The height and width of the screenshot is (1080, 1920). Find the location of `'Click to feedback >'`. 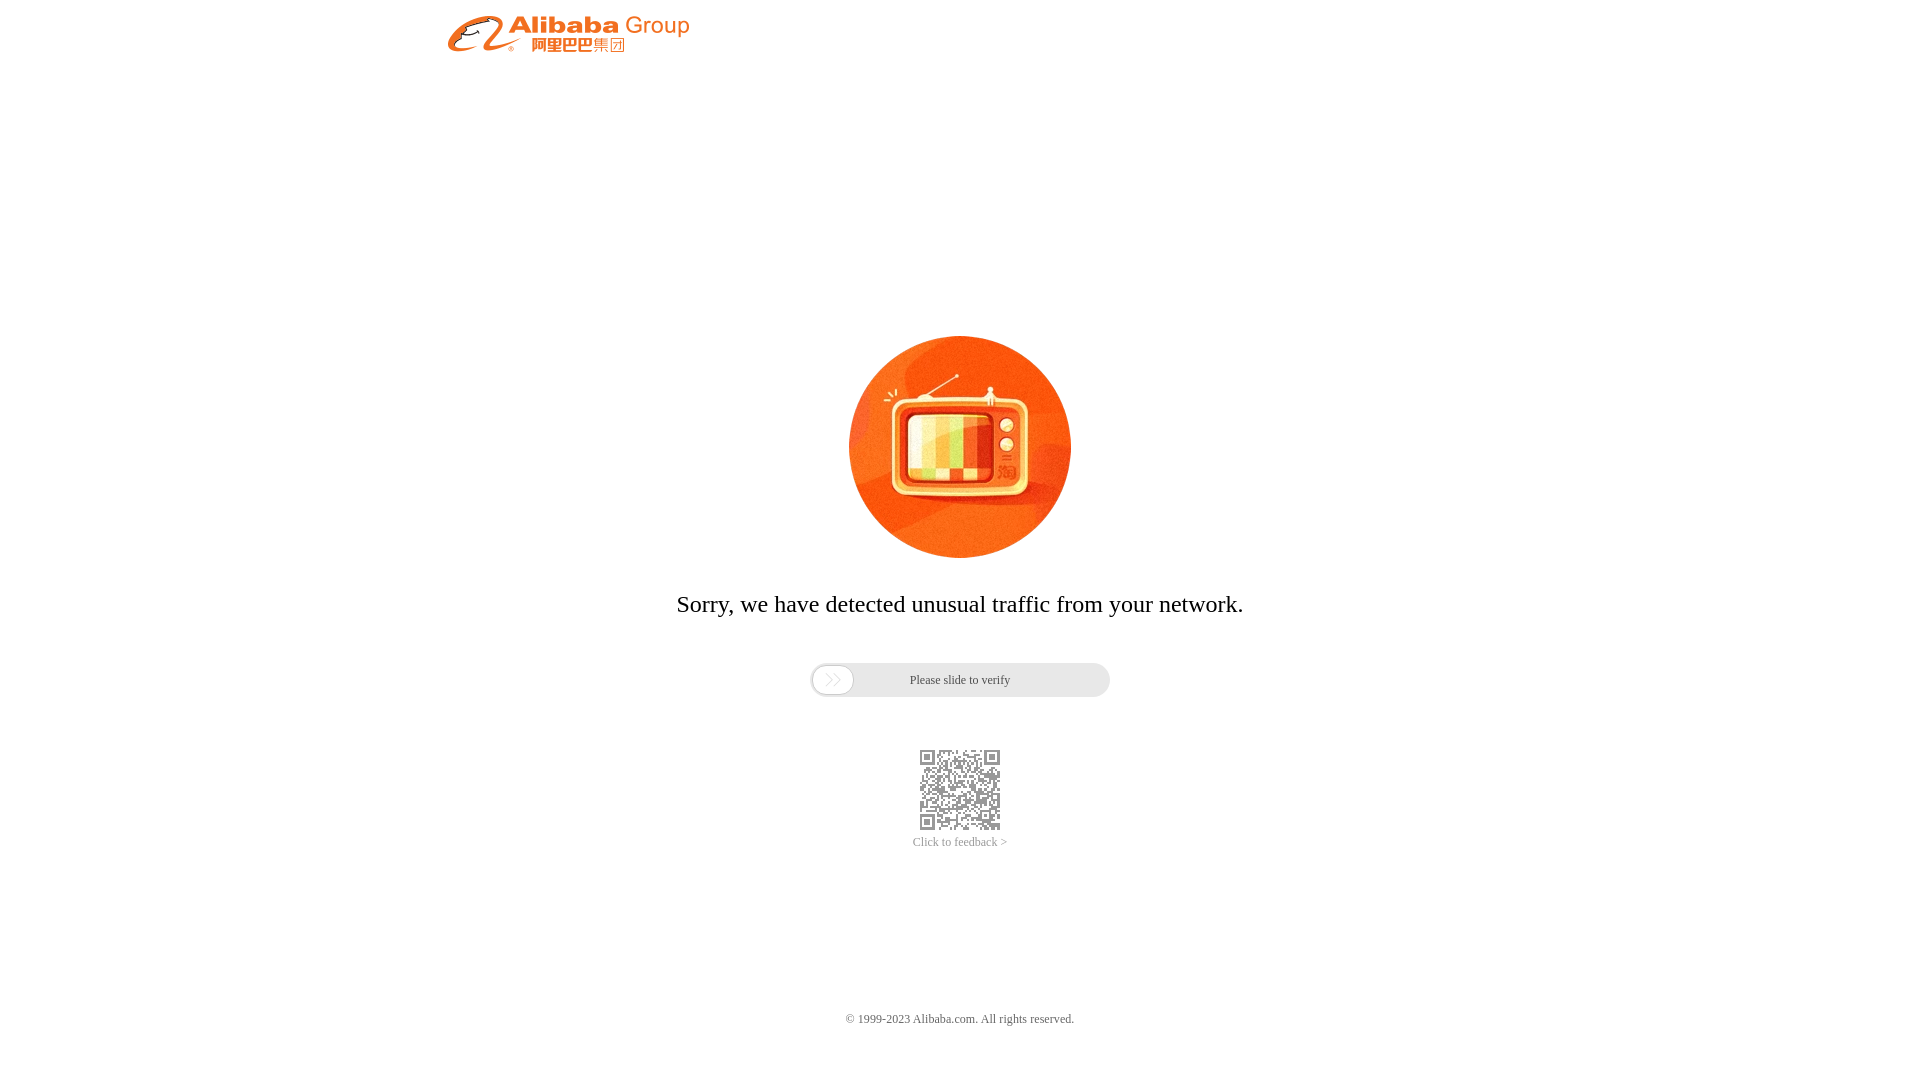

'Click to feedback >' is located at coordinates (960, 842).